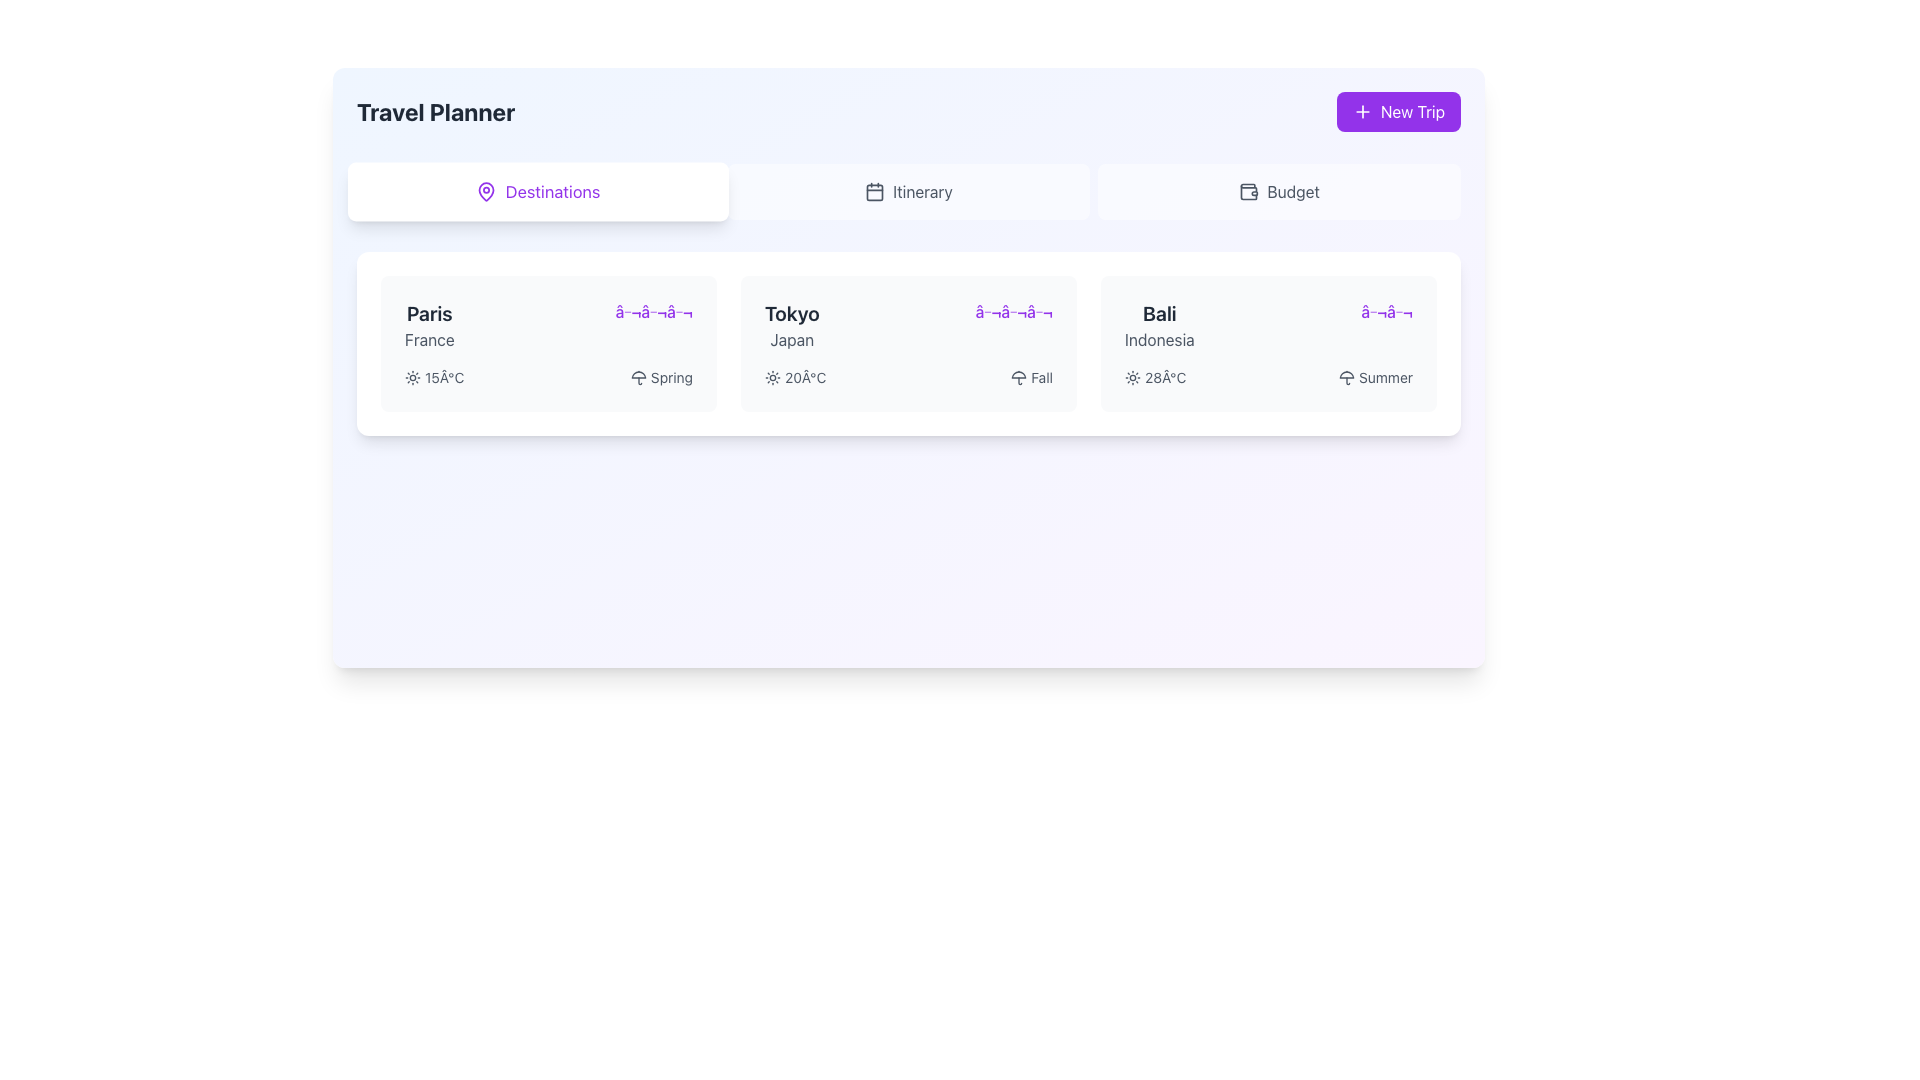 This screenshot has width=1920, height=1080. Describe the element at coordinates (1375, 378) in the screenshot. I see `the informational label indicating the season 'Summer' for 'Bali', which is located in the third card of the bottom row in the grid layout` at that location.